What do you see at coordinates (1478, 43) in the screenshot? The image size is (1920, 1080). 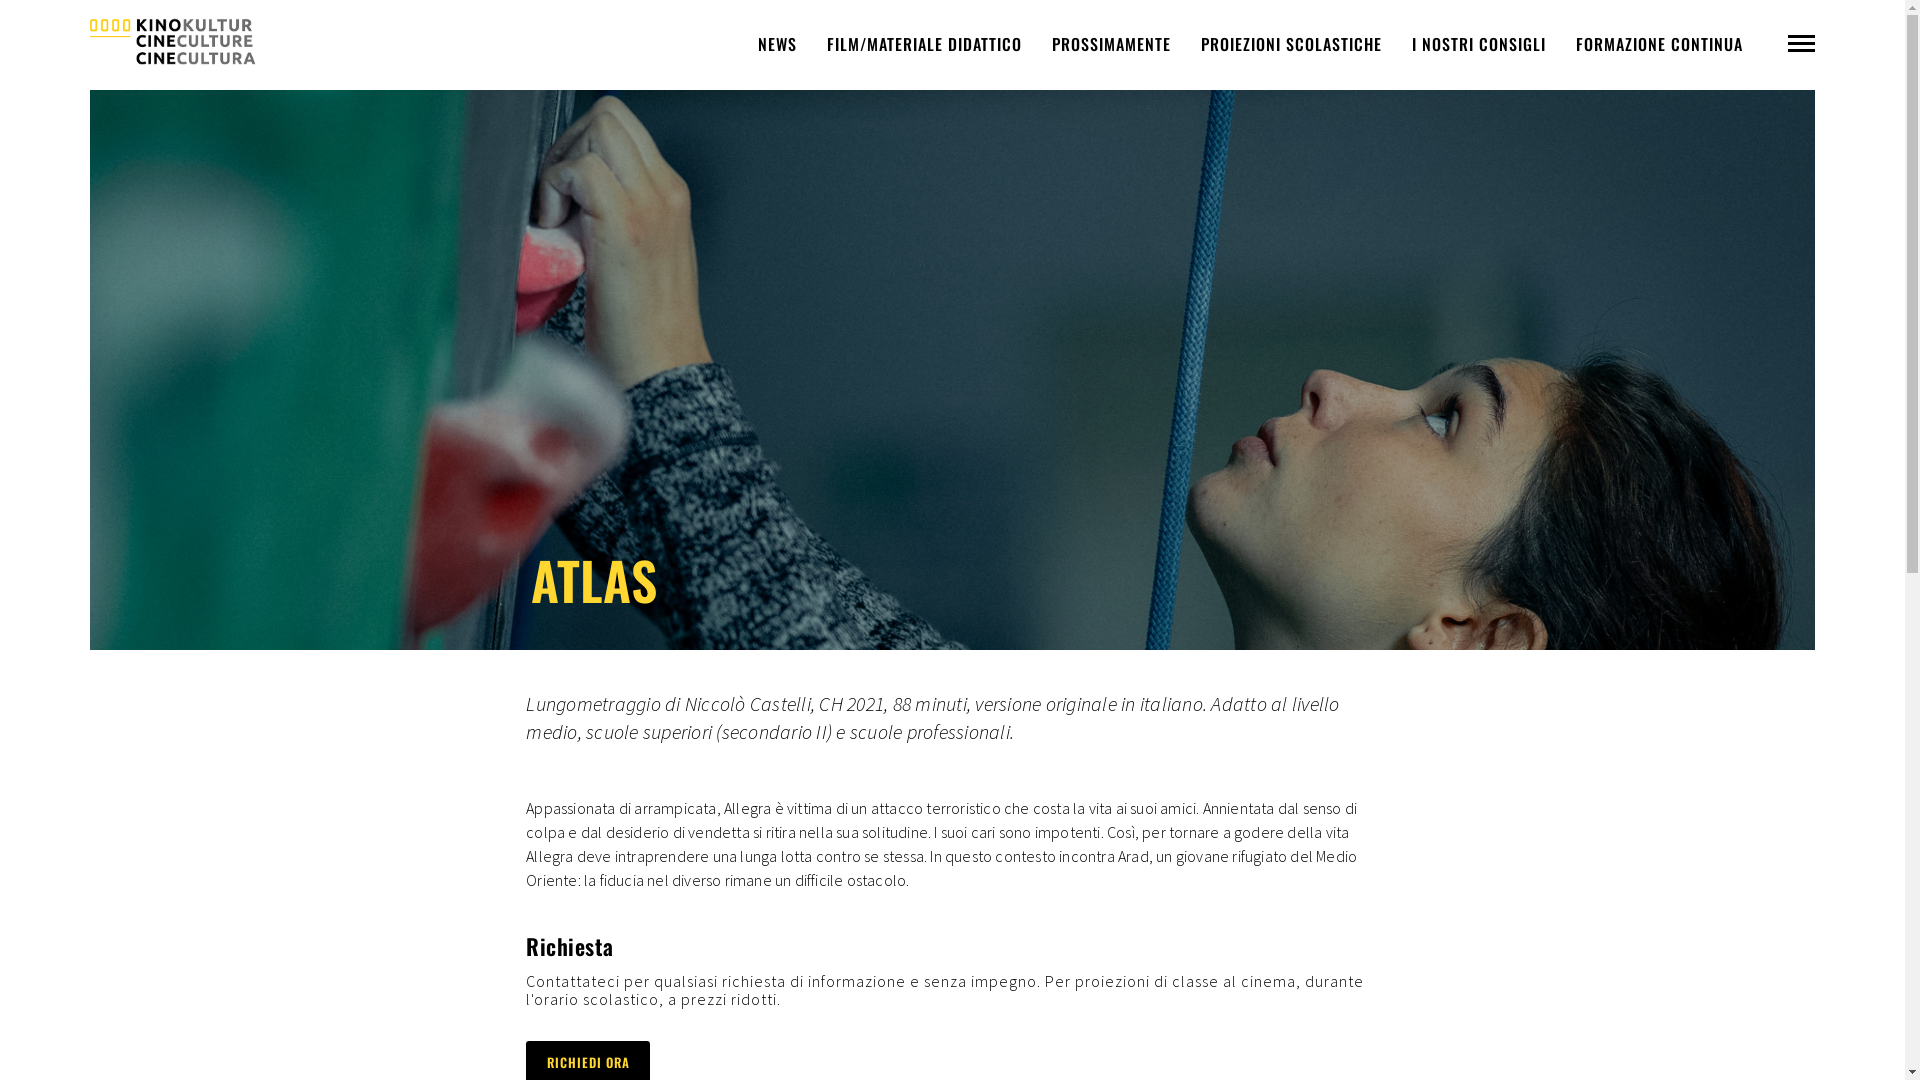 I see `'I NOSTRI CONSIGLI'` at bounding box center [1478, 43].